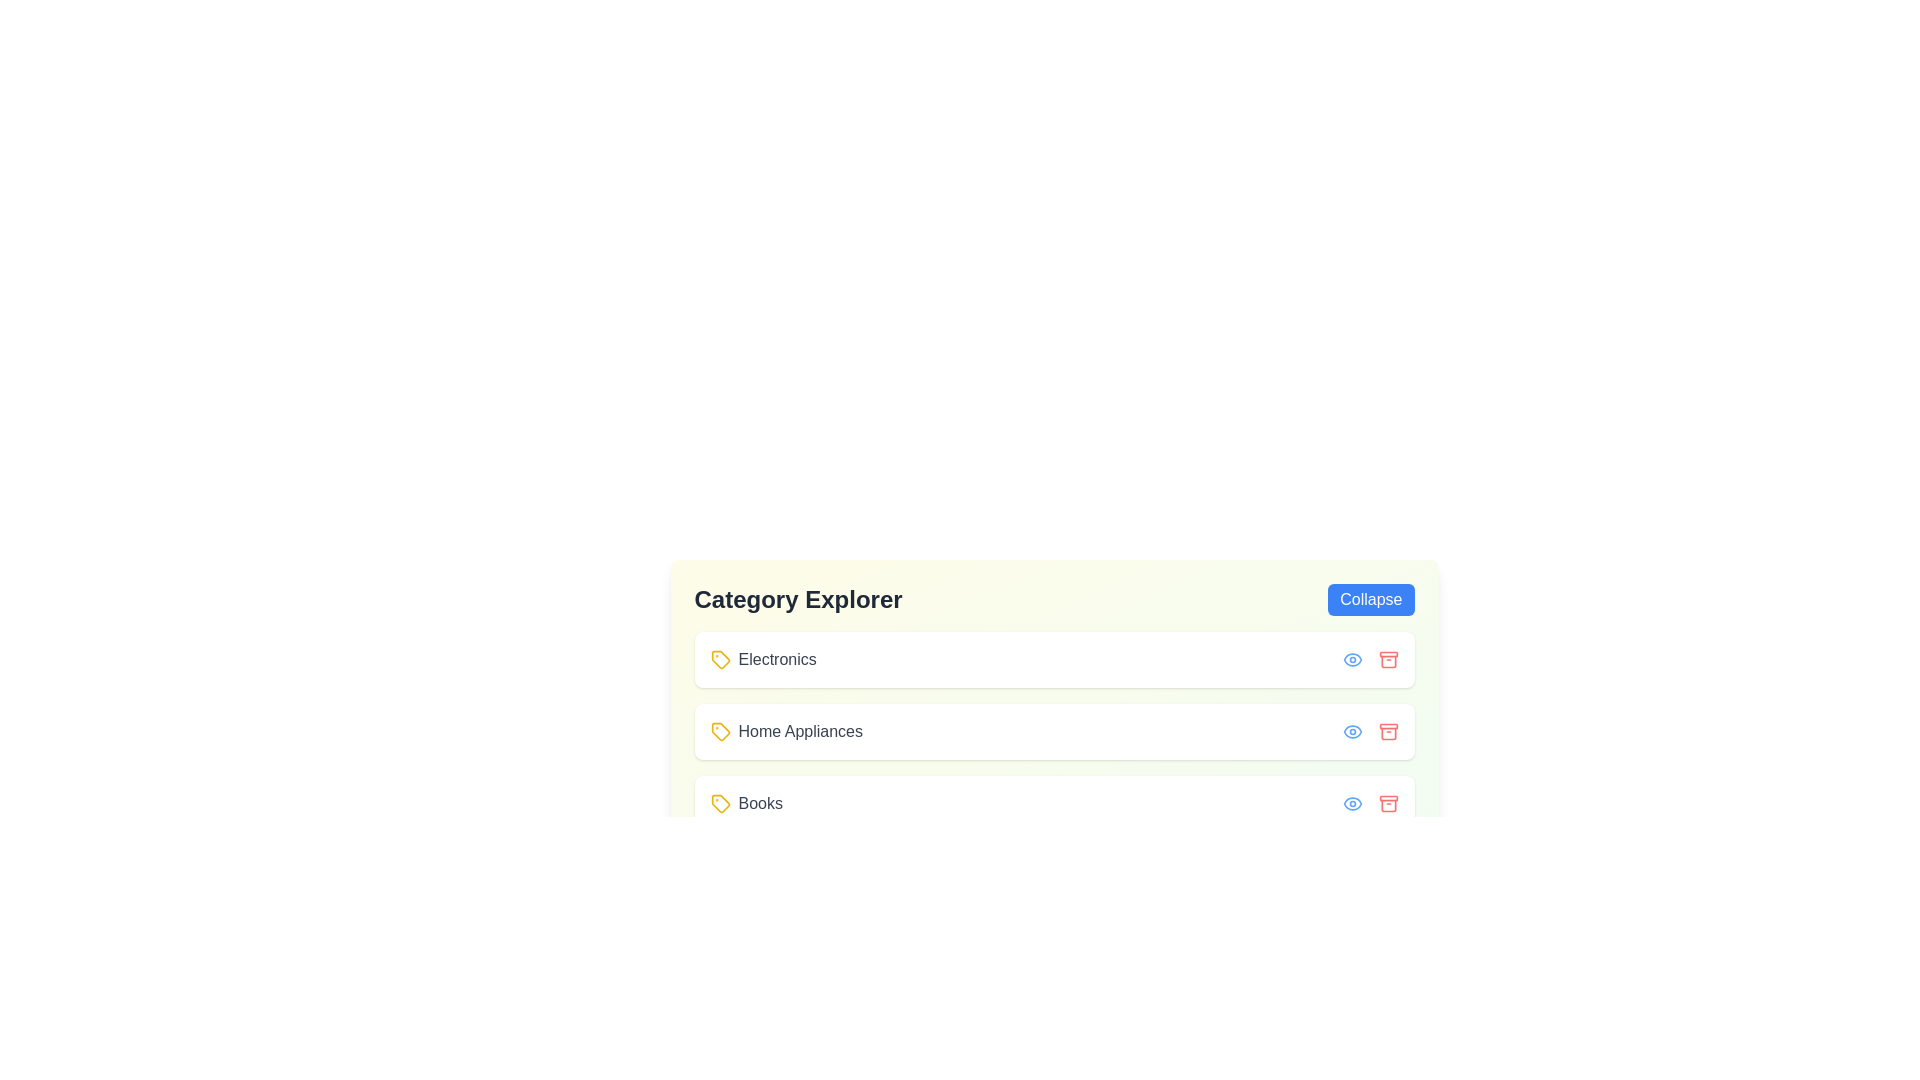 This screenshot has width=1920, height=1080. I want to click on to select the 'Electronics' category from the first item in the categorized list under the 'Category Explorer' heading, so click(762, 659).